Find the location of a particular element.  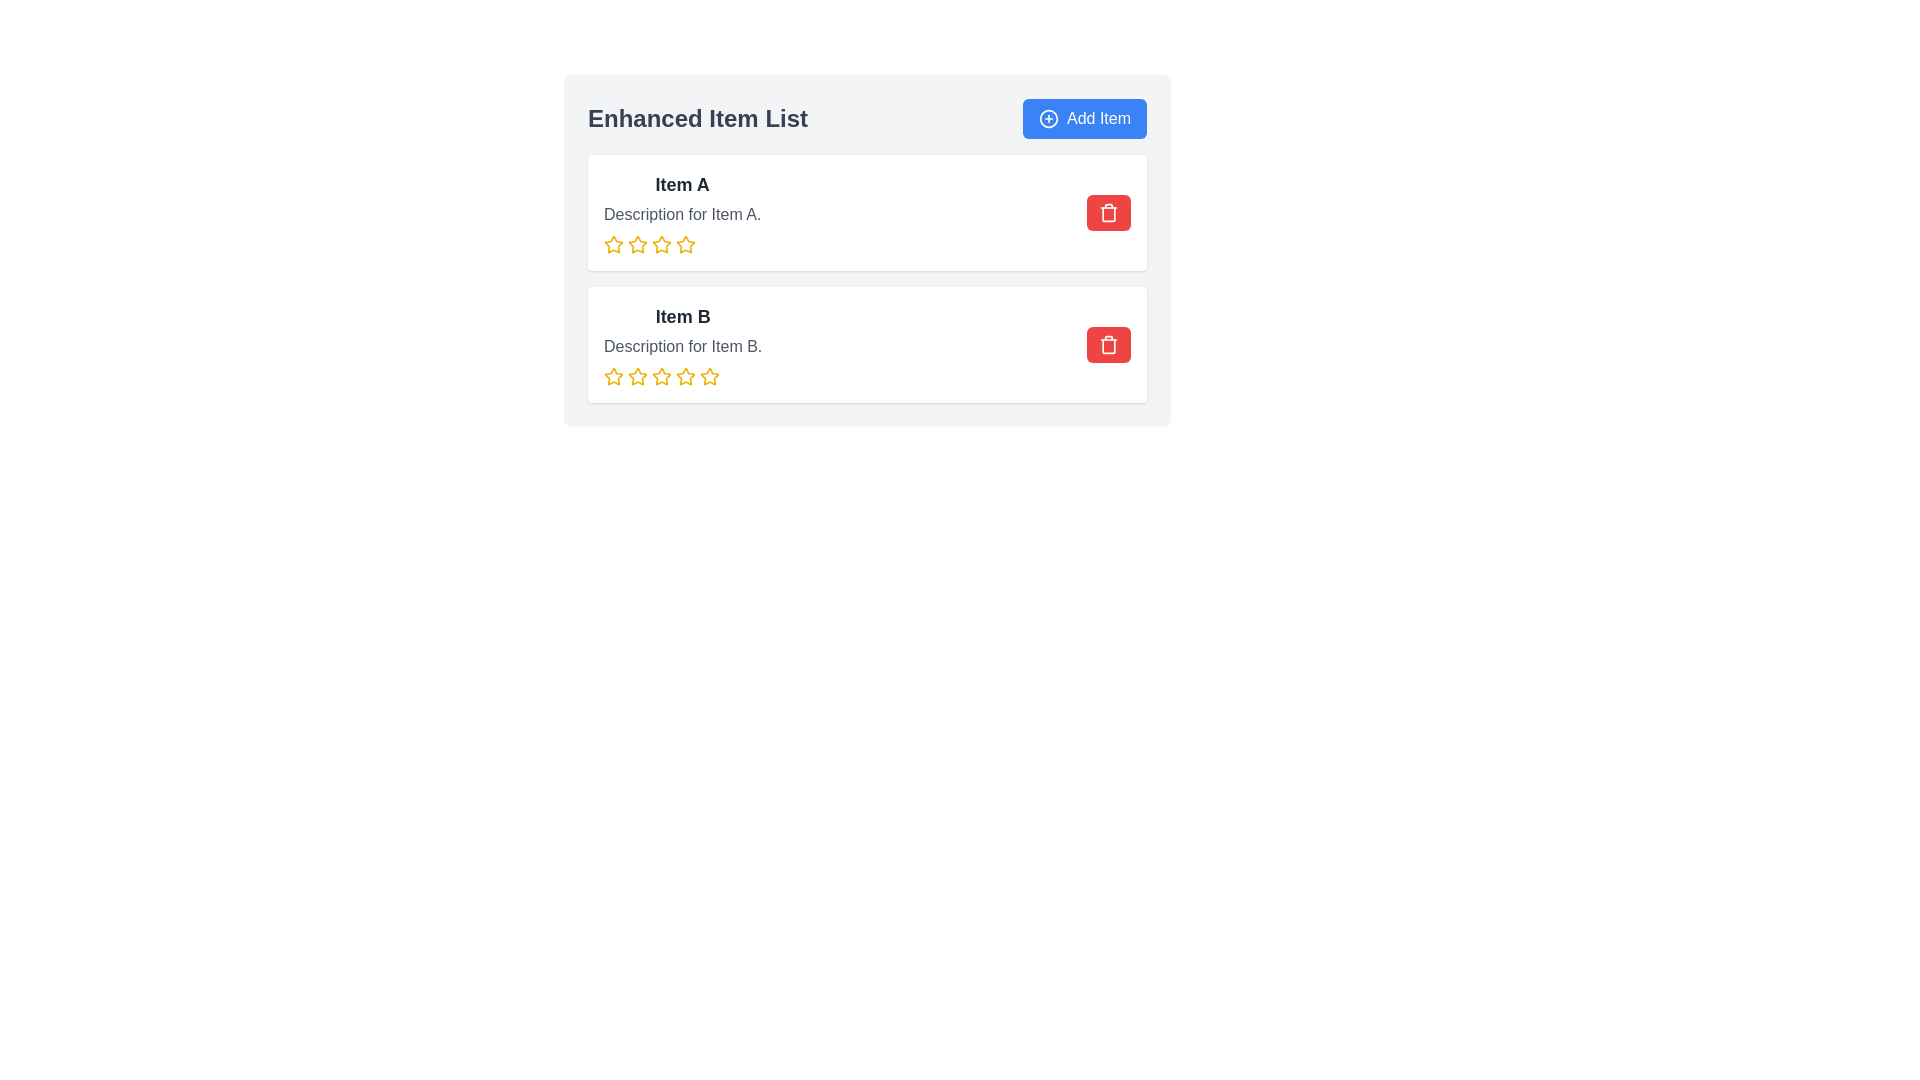

the 'Add New Item' button located on the top right corner of the 'Enhanced Item List' header section to trigger visual feedback is located at coordinates (1083, 119).